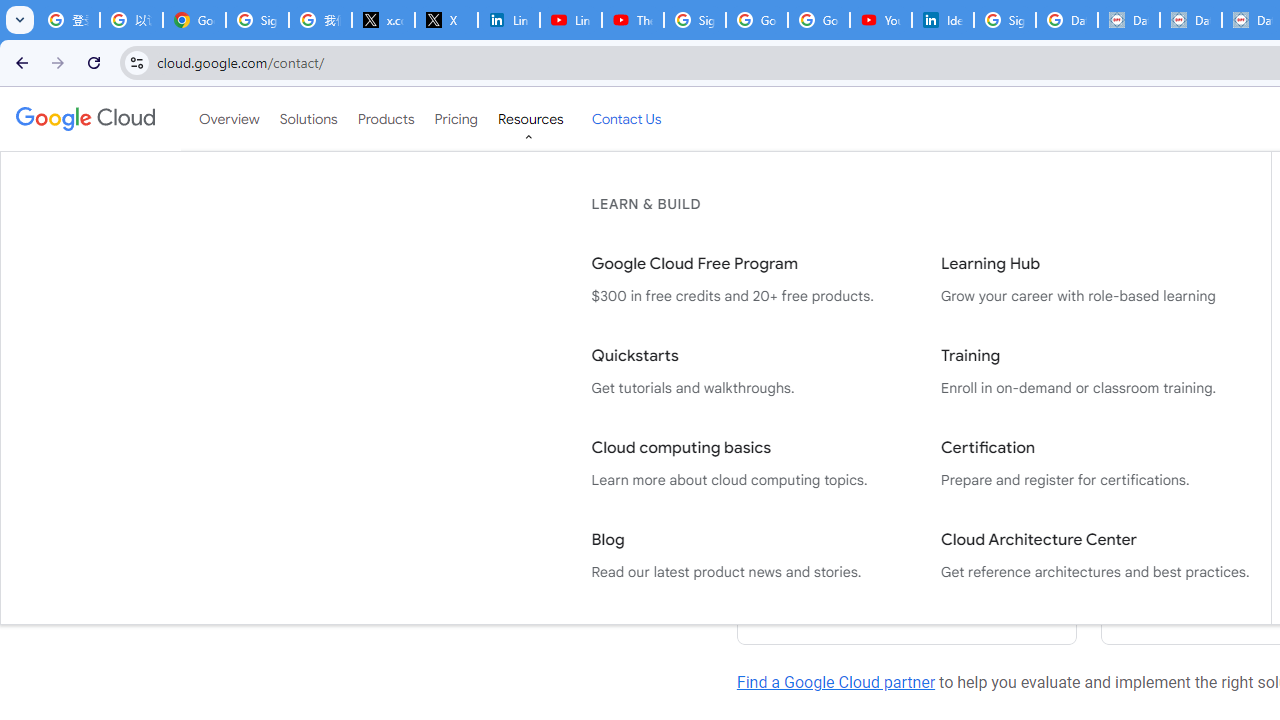  What do you see at coordinates (1094, 280) in the screenshot?
I see `'Learning Hub Grow your career with role-based learning'` at bounding box center [1094, 280].